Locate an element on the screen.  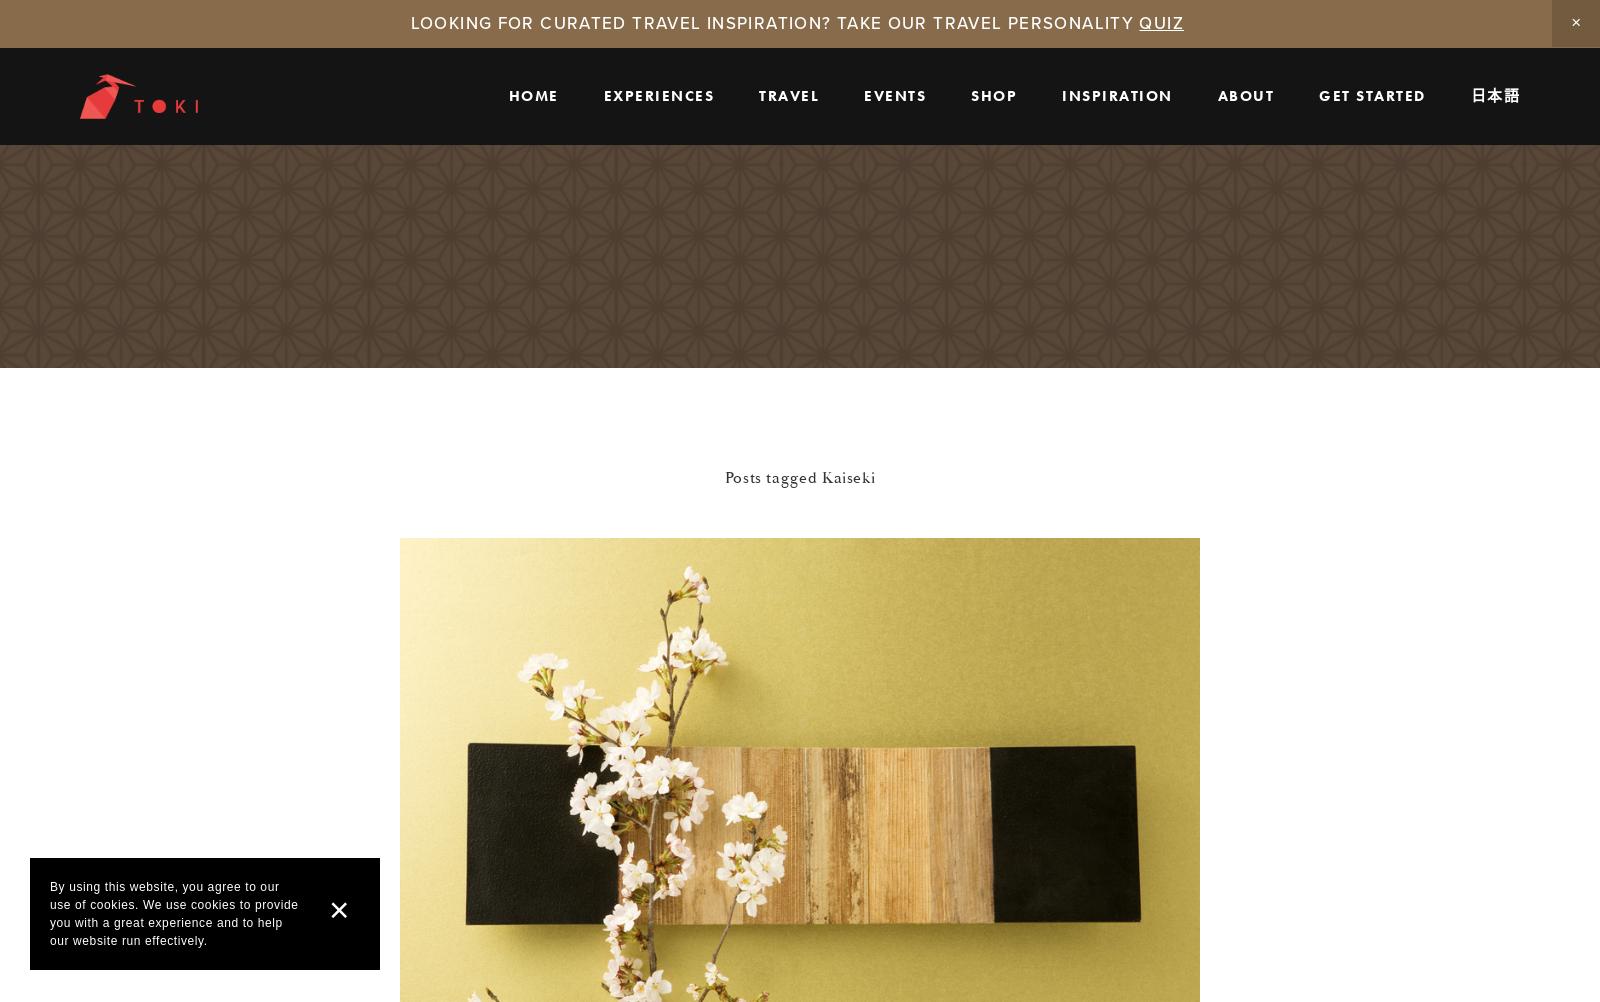
'about' is located at coordinates (1244, 93).